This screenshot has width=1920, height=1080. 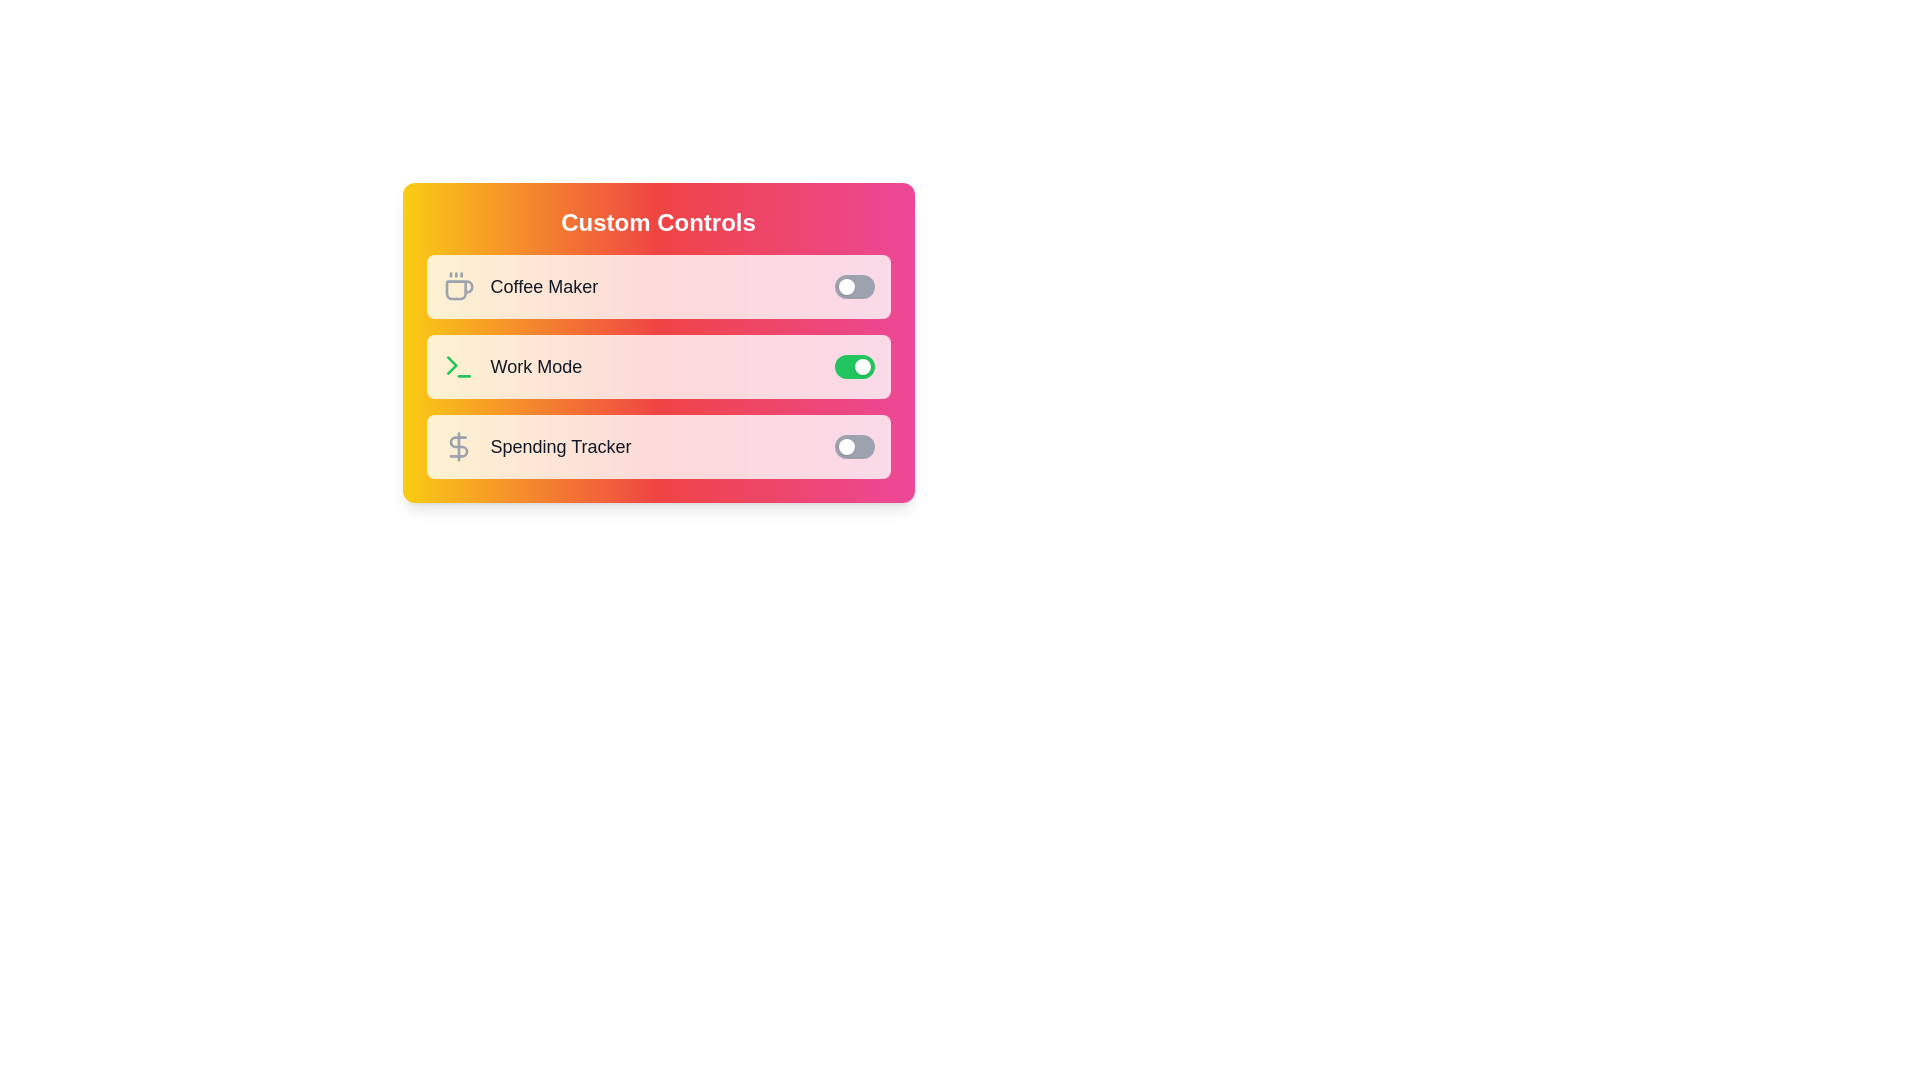 I want to click on the Spending Tracker Icon to reveal additional information, so click(x=457, y=446).